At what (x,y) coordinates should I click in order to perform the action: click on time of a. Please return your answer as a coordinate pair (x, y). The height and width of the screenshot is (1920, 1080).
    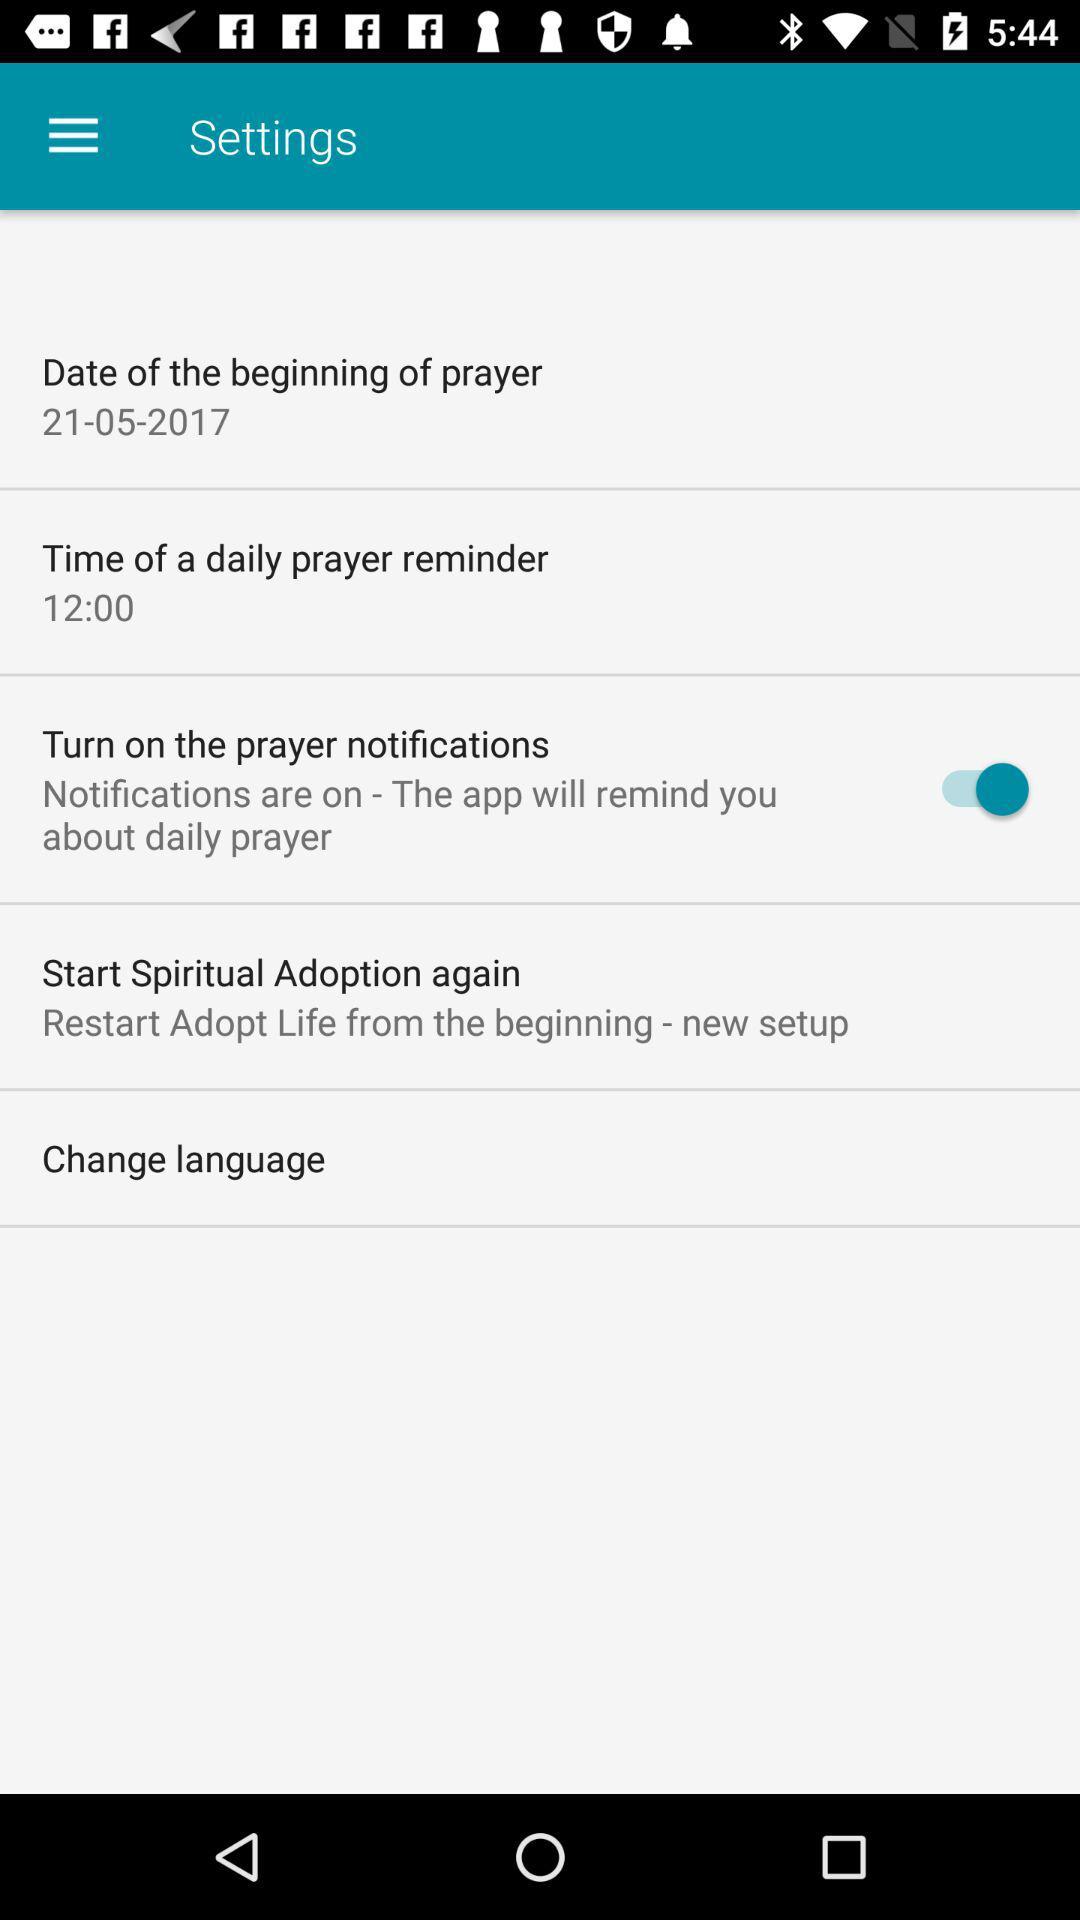
    Looking at the image, I should click on (295, 557).